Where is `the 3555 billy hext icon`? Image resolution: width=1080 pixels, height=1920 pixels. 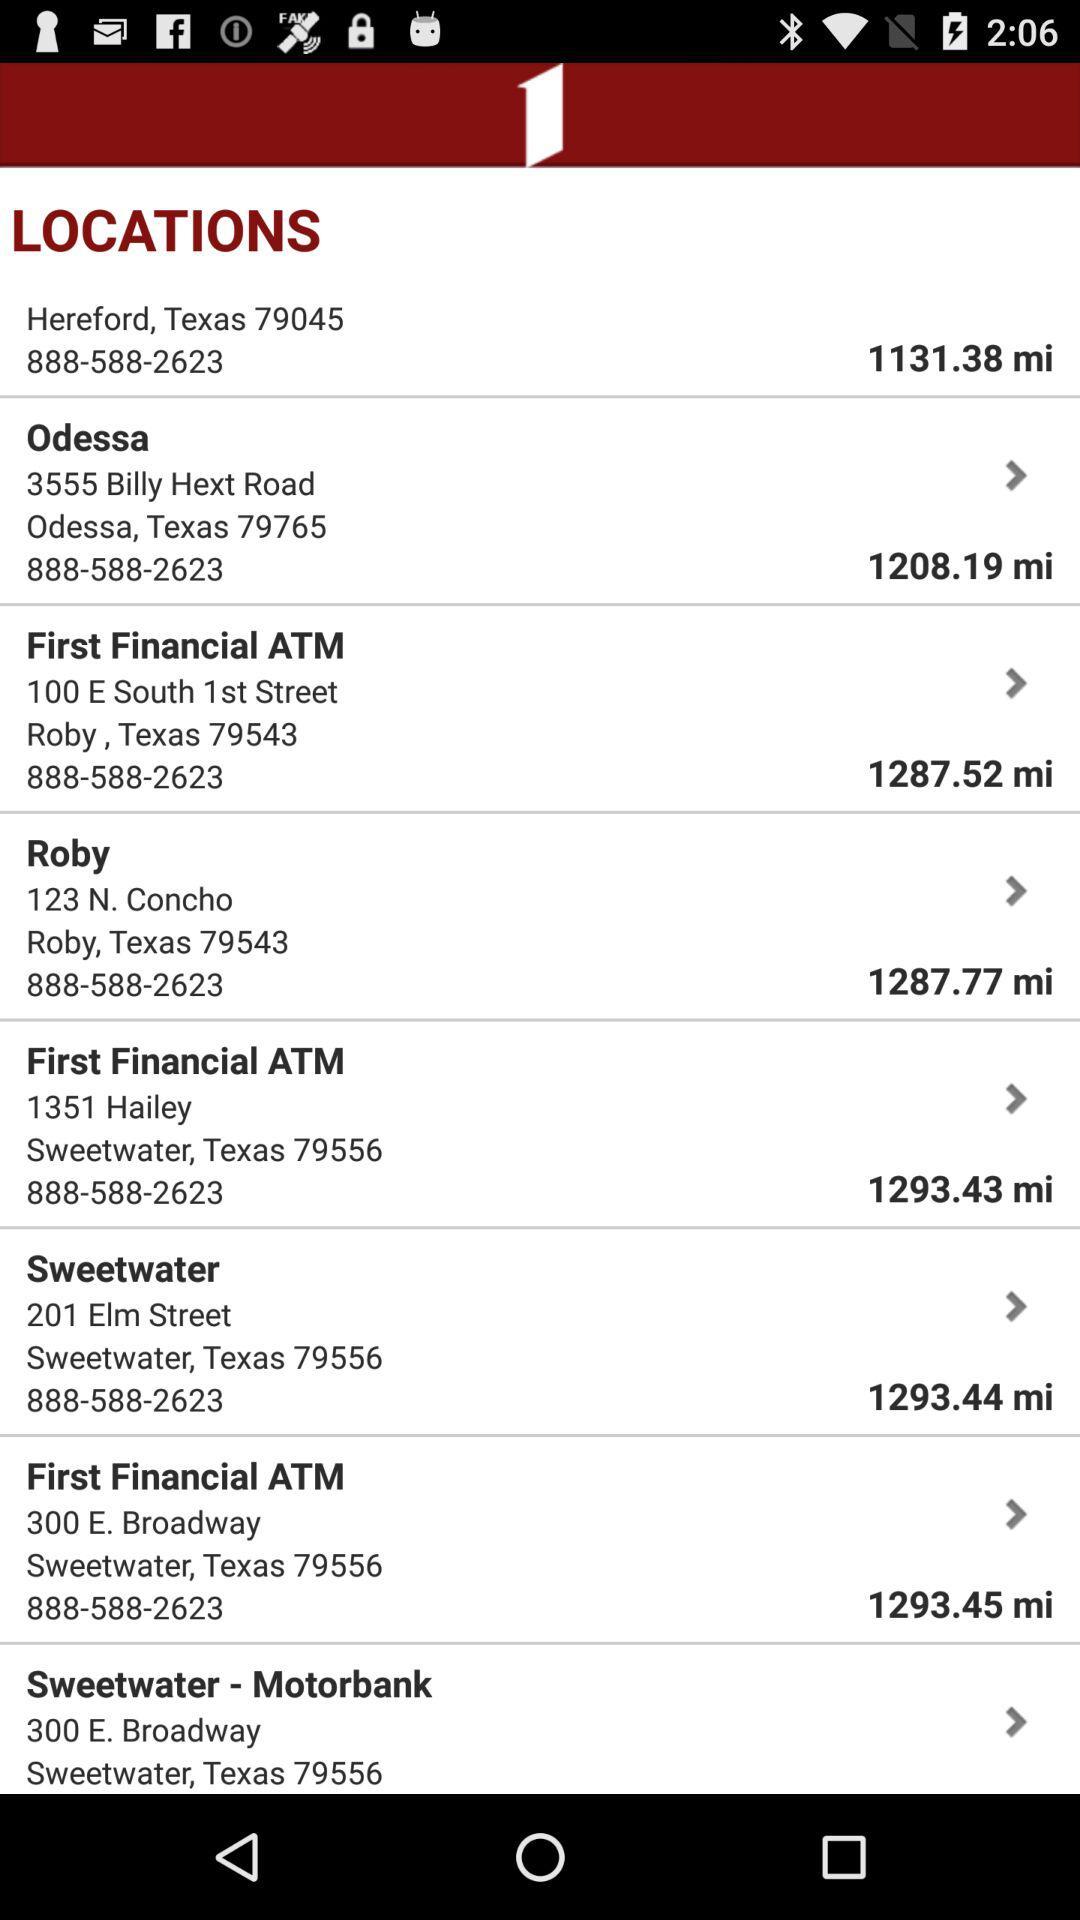 the 3555 billy hext icon is located at coordinates (169, 482).